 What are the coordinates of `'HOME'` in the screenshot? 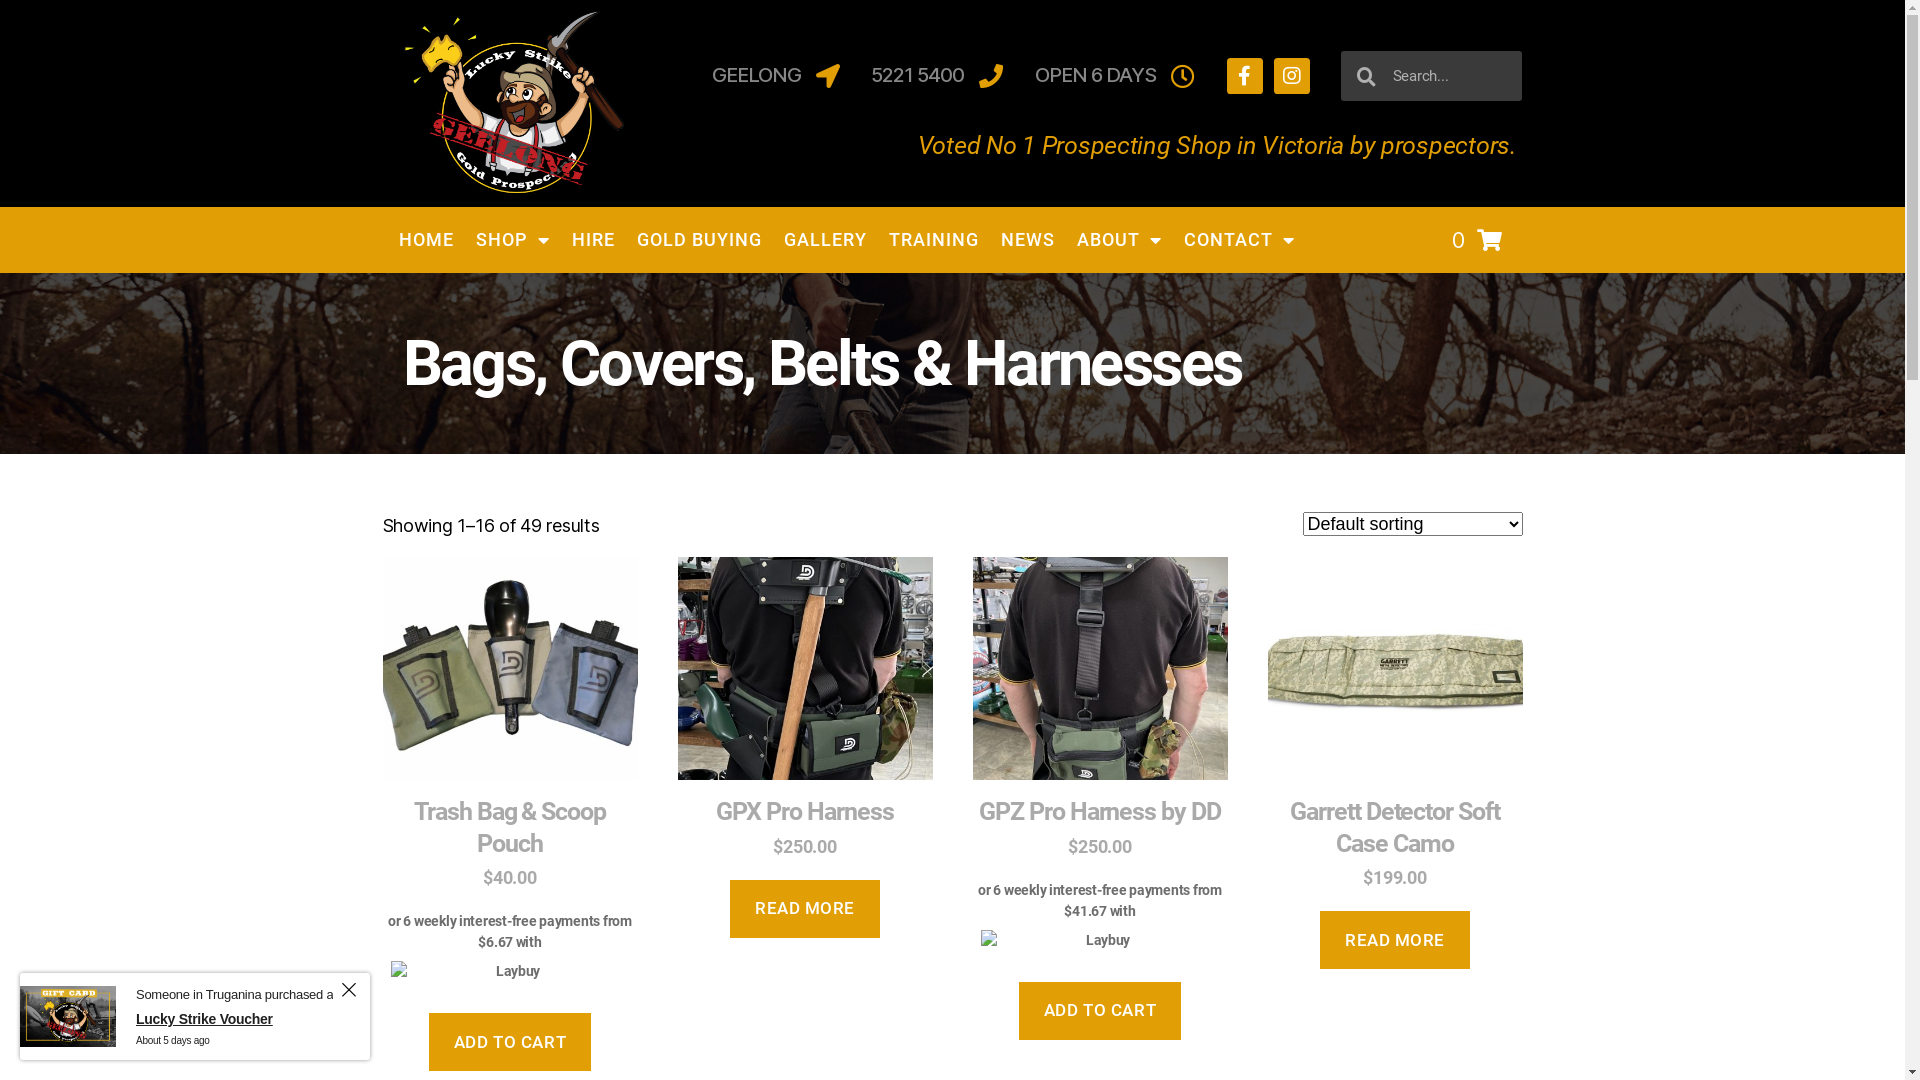 It's located at (388, 238).